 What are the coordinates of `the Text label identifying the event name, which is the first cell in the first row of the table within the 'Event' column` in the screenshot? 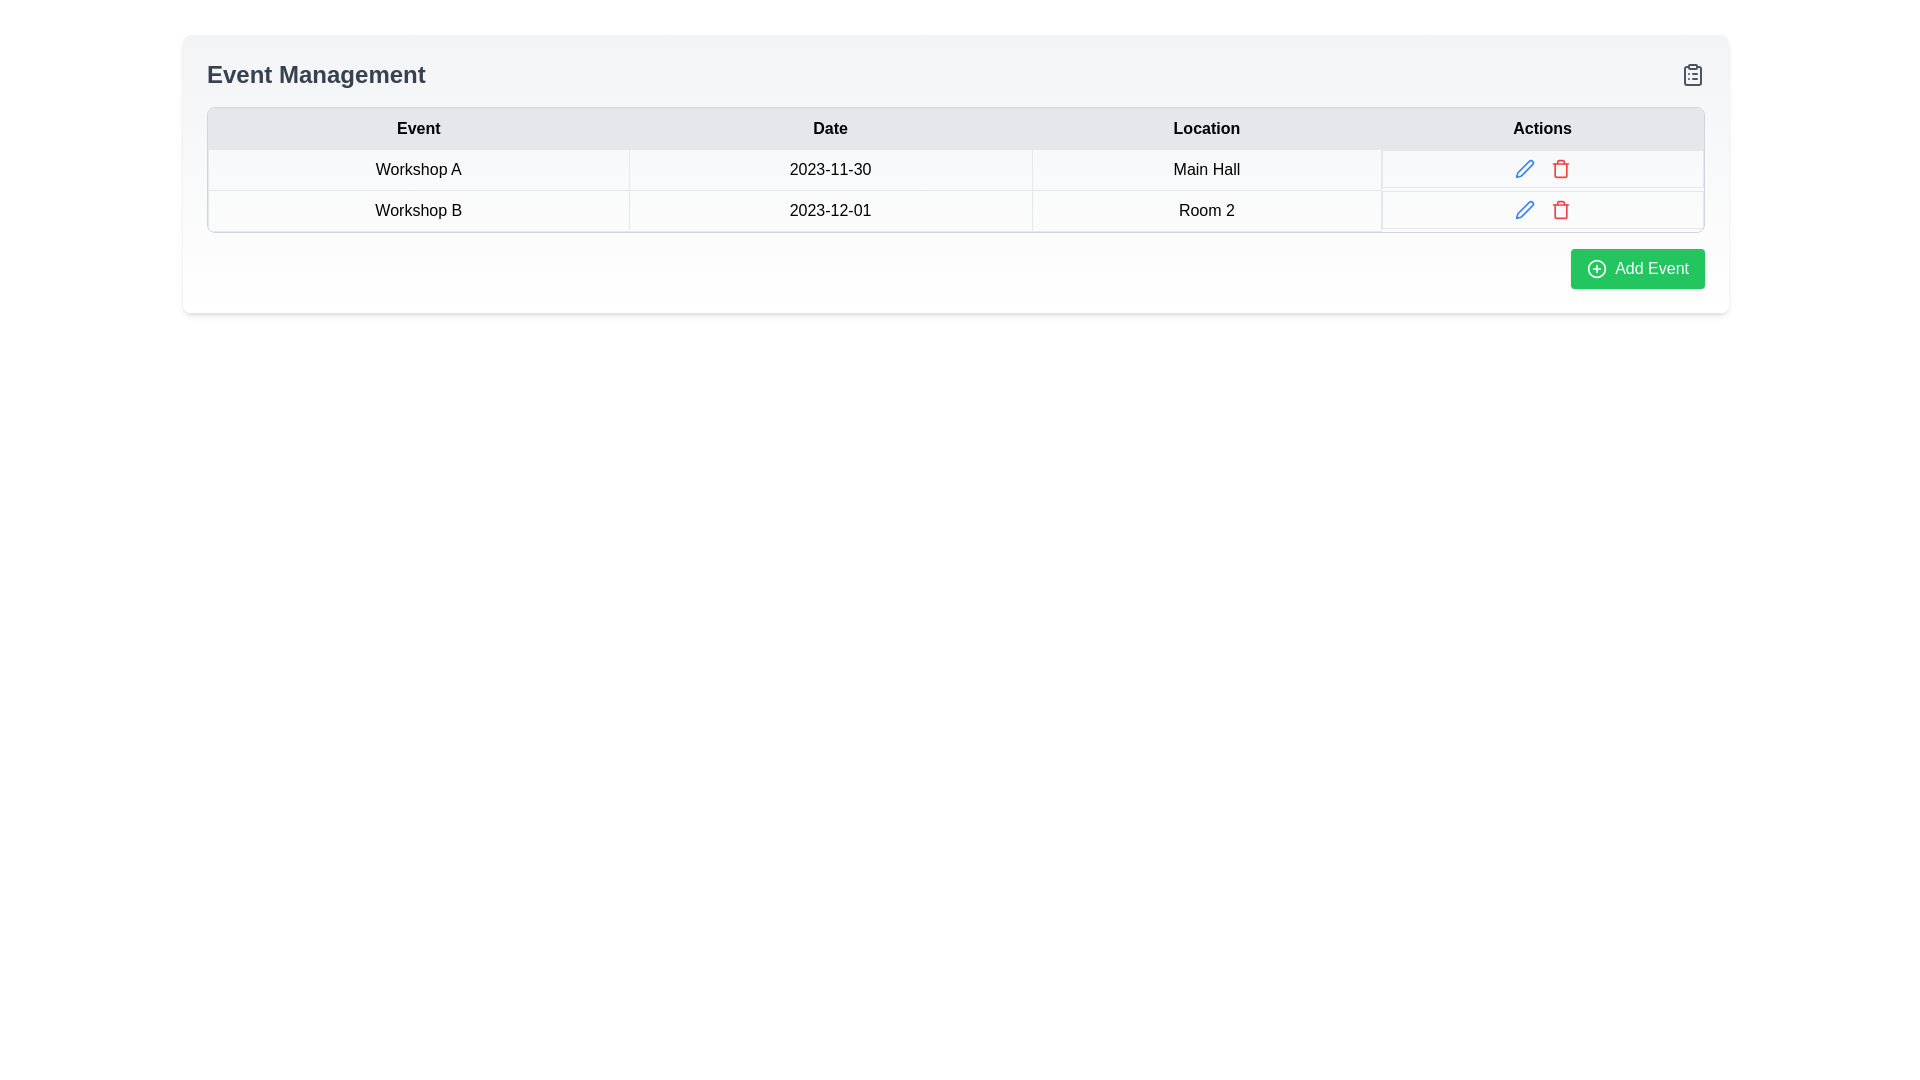 It's located at (417, 168).